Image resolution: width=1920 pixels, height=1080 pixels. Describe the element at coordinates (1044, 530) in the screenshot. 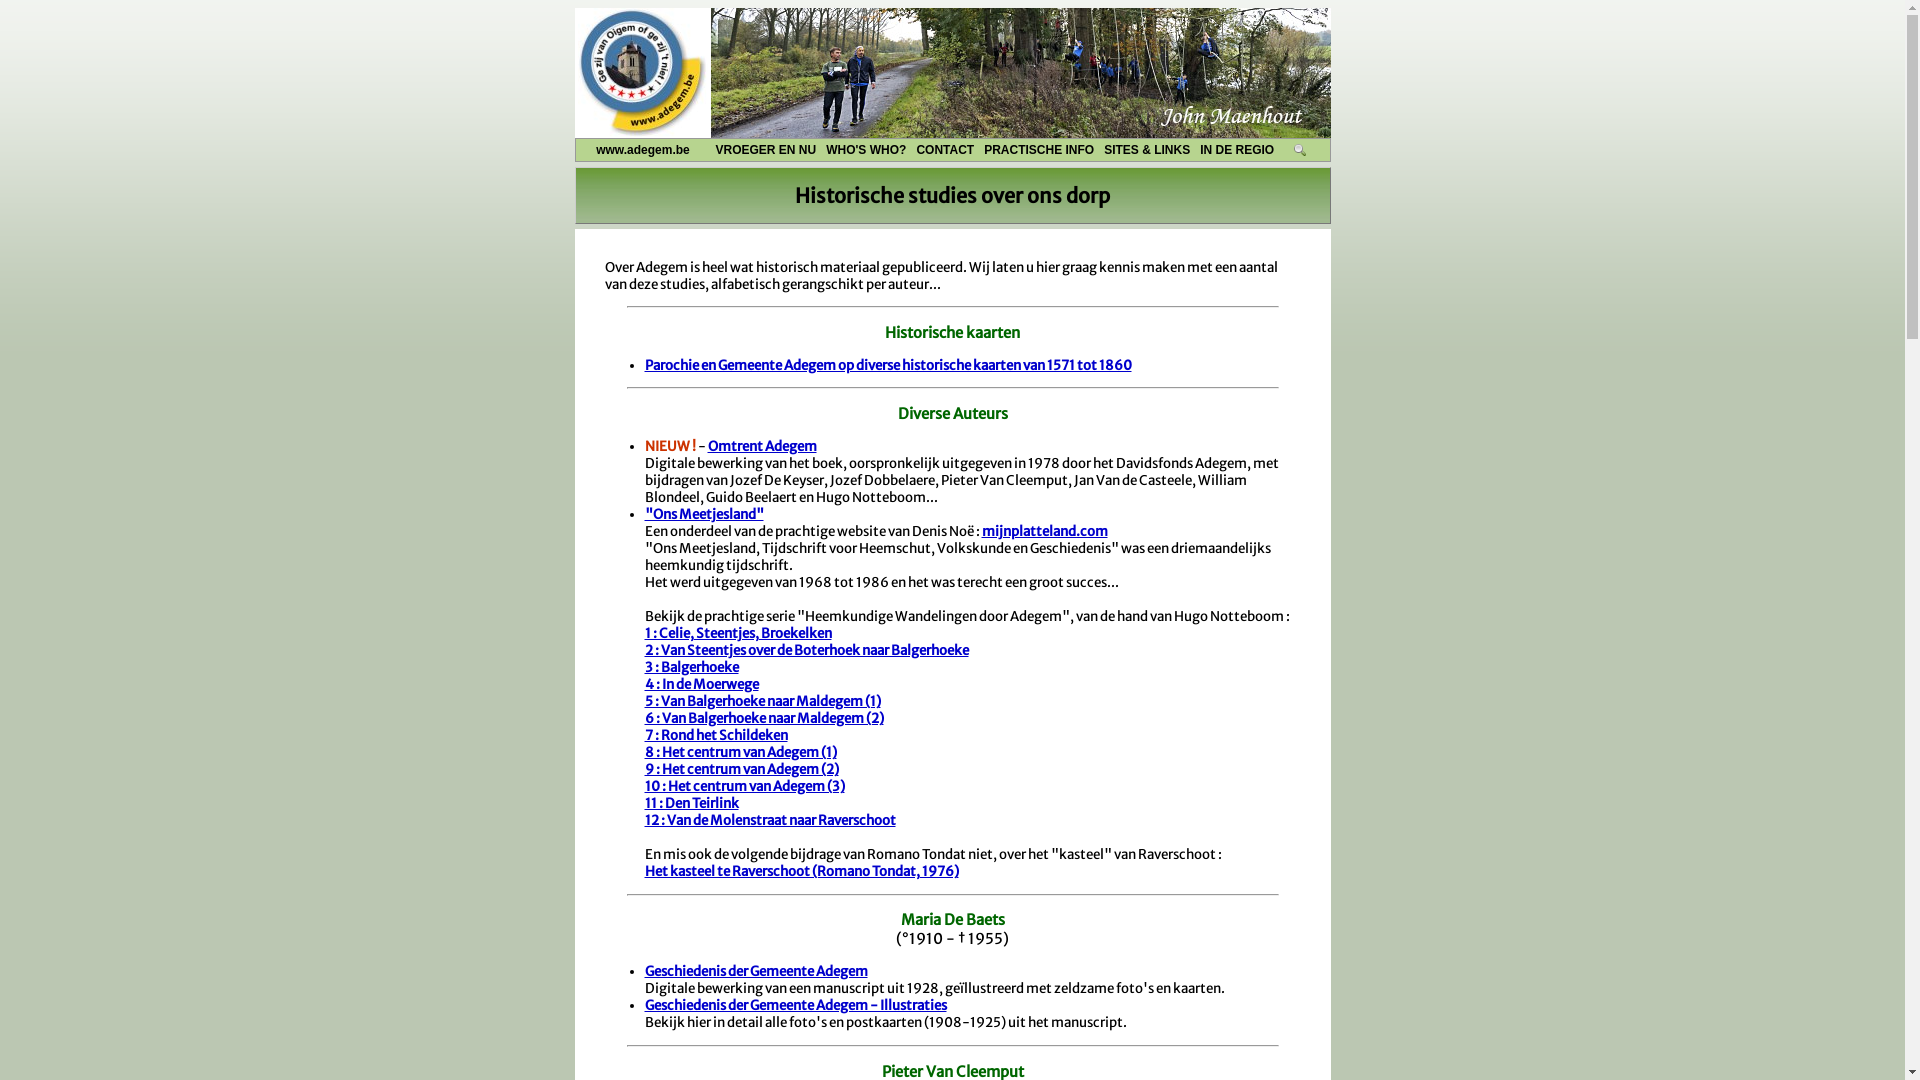

I see `'mijnplatteland.com'` at that location.